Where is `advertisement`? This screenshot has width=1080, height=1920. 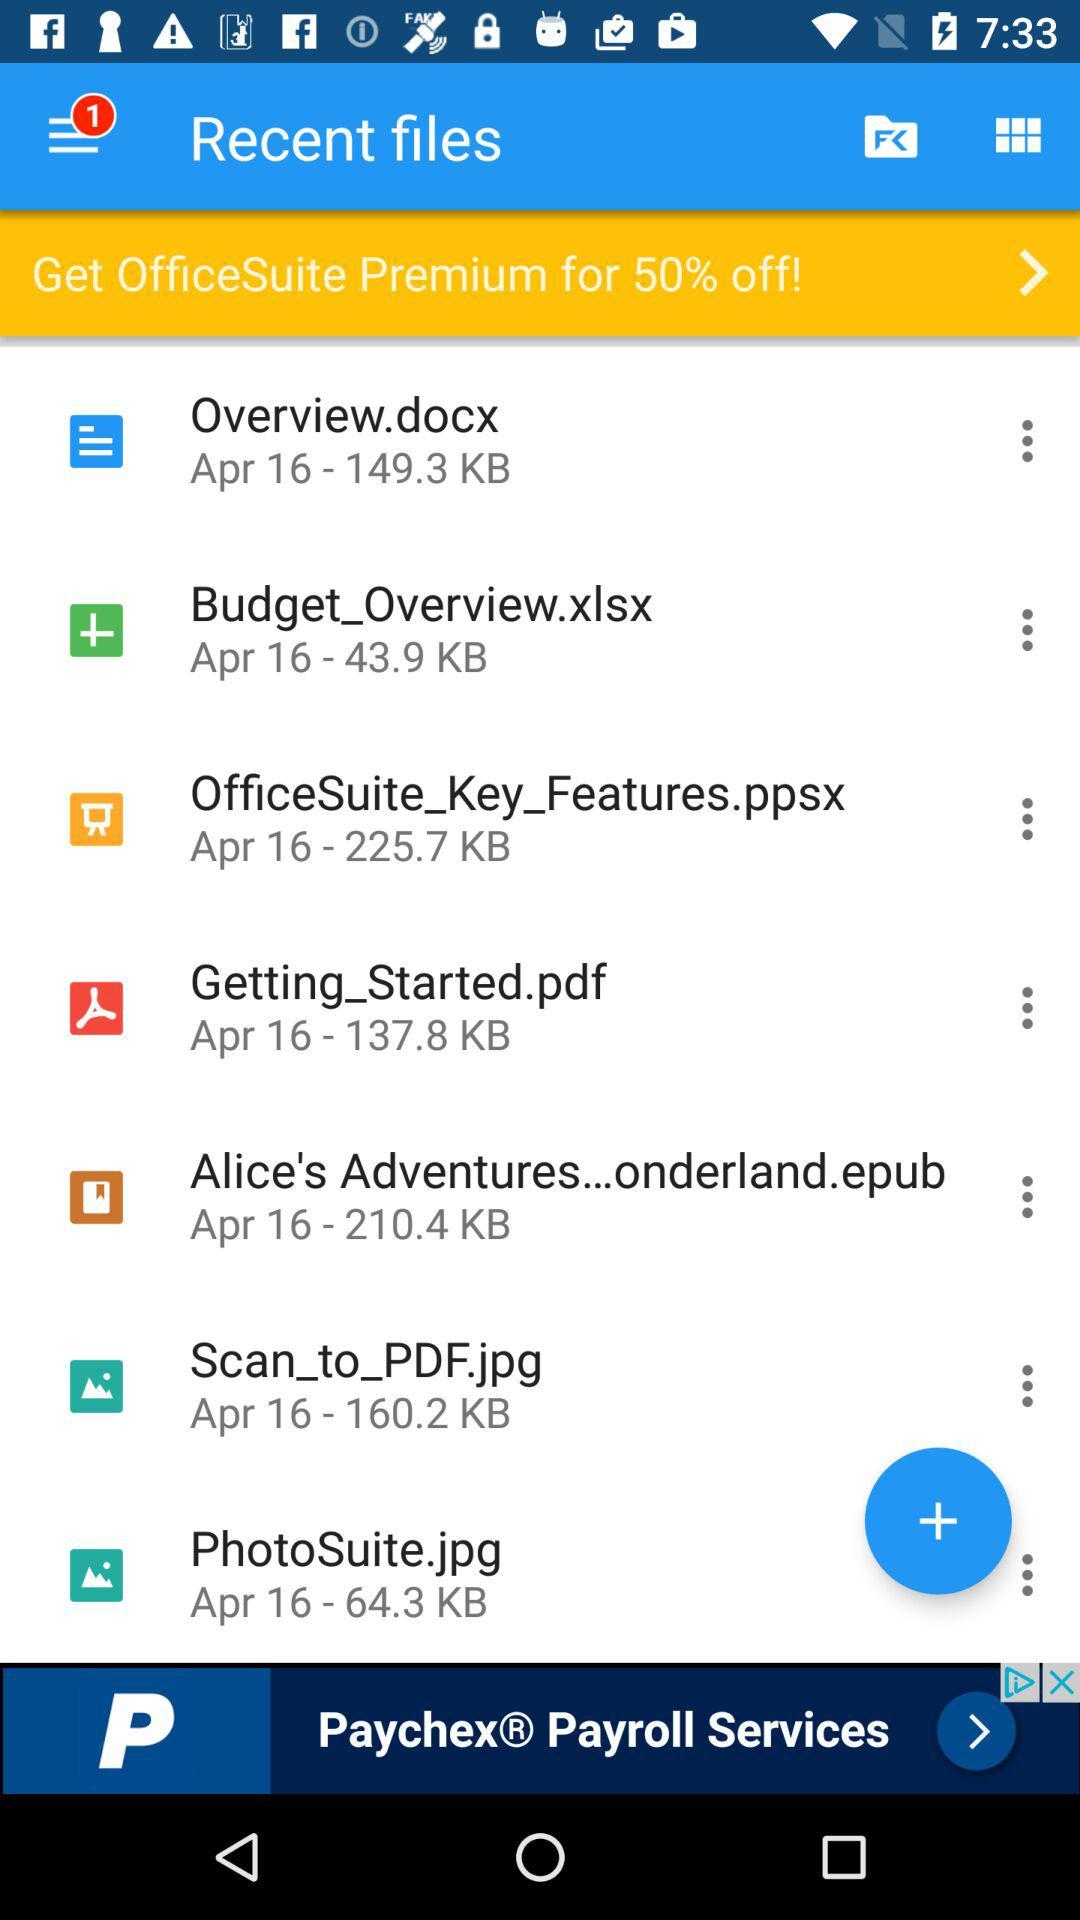
advertisement is located at coordinates (540, 1727).